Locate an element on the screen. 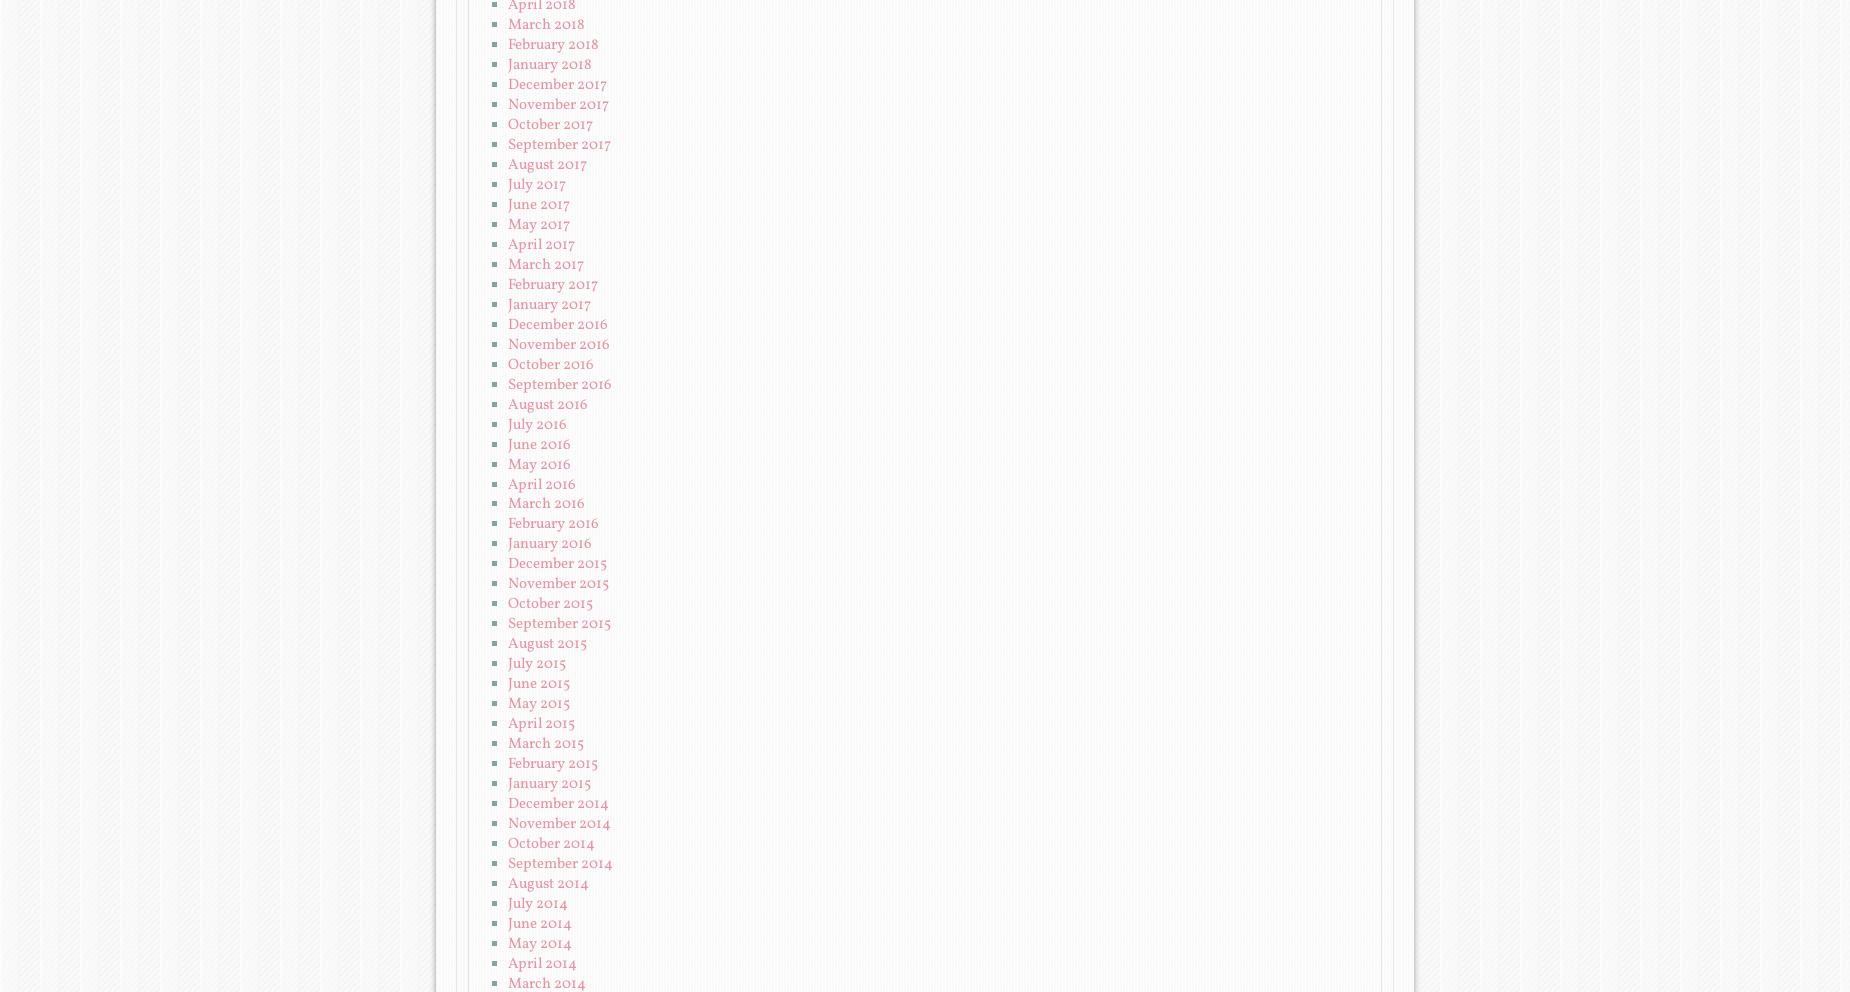 The width and height of the screenshot is (1850, 992). 'February 2017' is located at coordinates (552, 283).